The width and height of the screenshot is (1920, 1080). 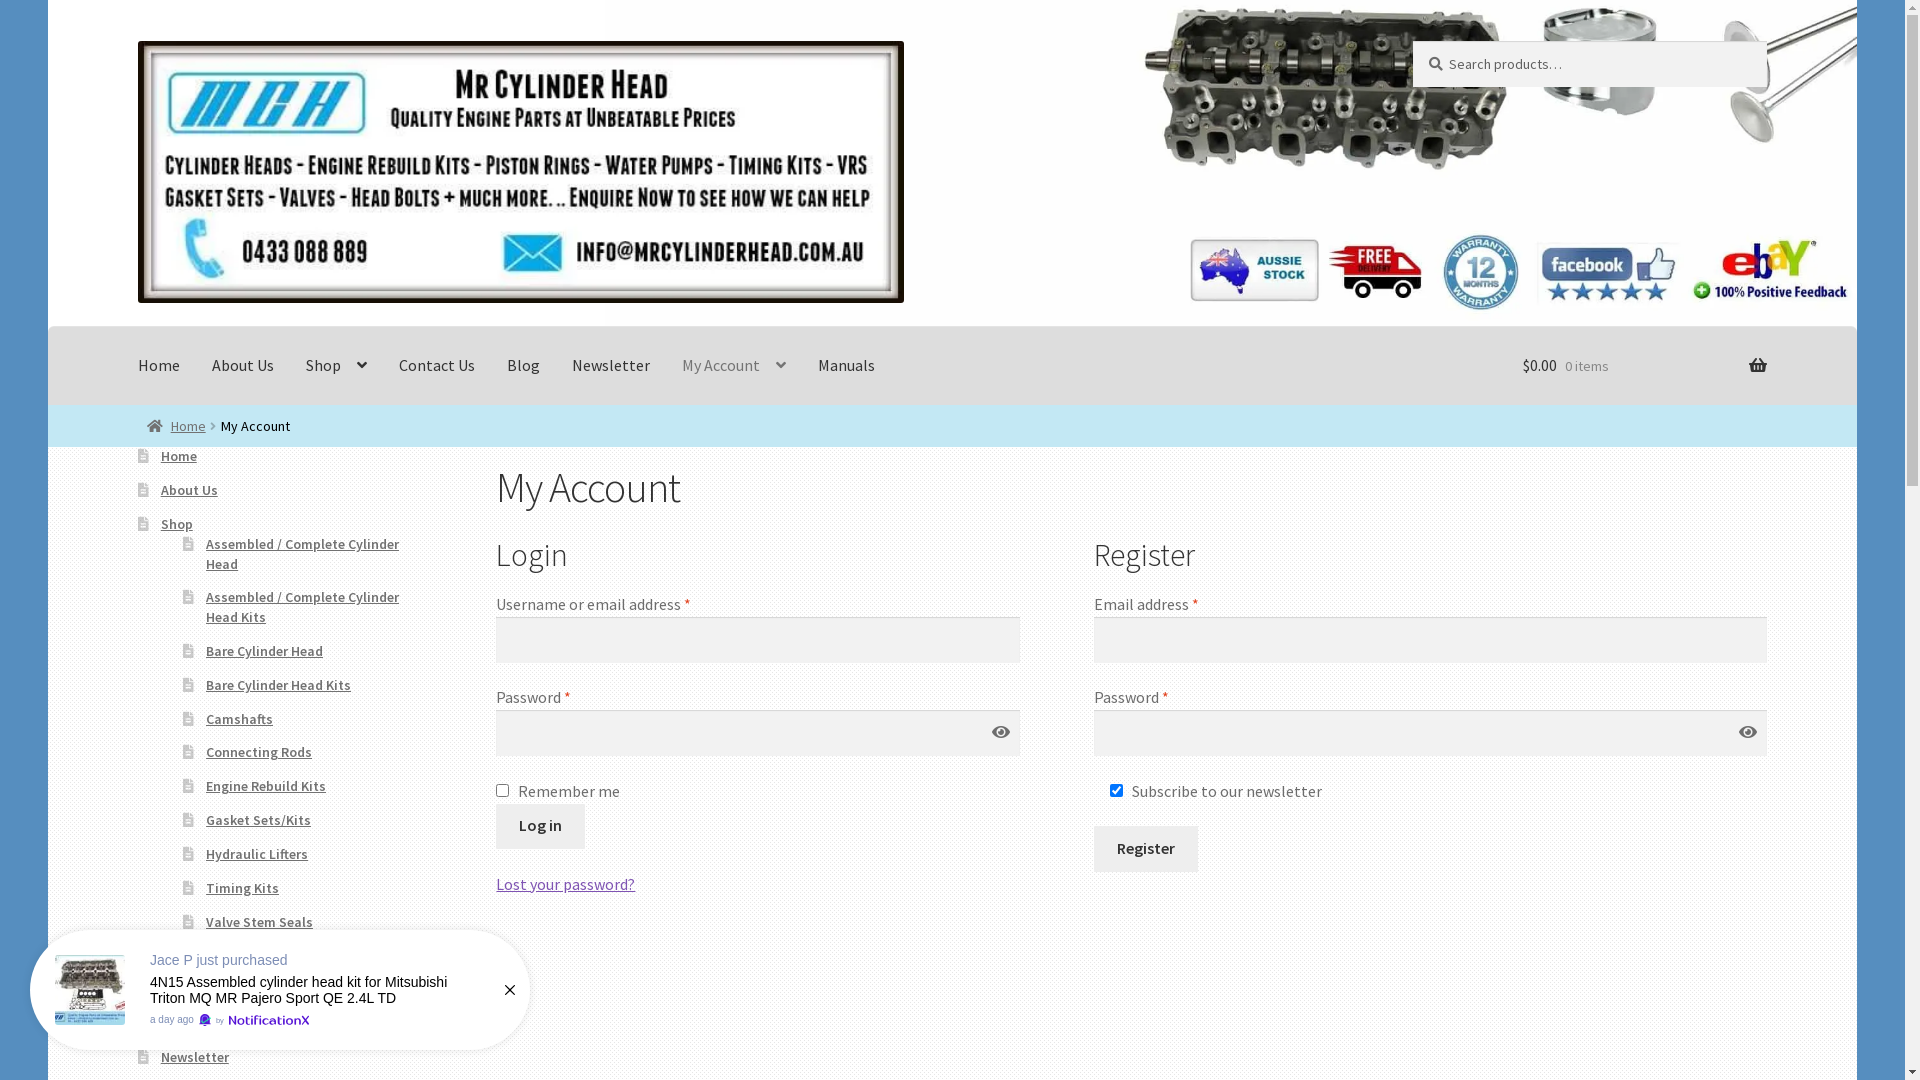 What do you see at coordinates (196, 987) in the screenshot?
I see `'Contact Us'` at bounding box center [196, 987].